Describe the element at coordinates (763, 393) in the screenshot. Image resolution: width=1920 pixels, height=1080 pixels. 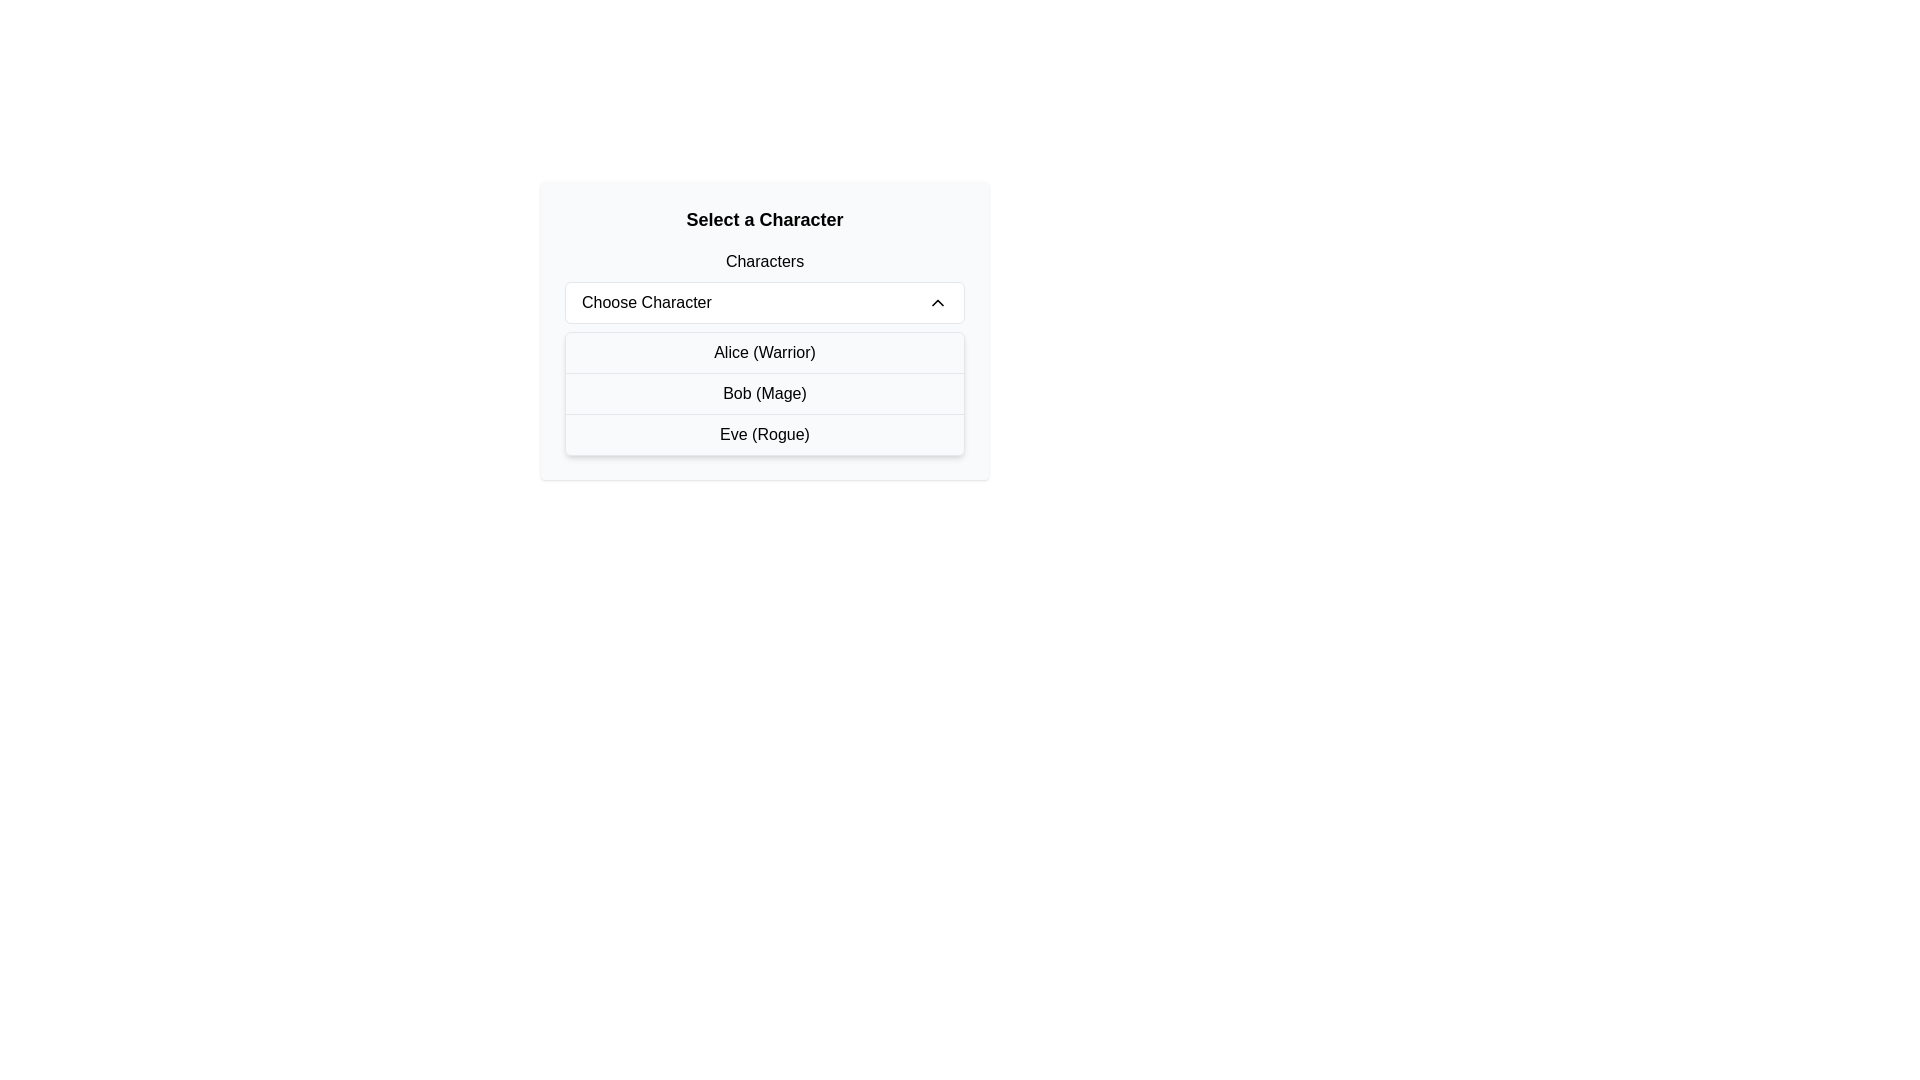
I see `text displayed for the character option 'Bob (Mage)' in the character selection menu, which is the second option in the list under the 'Select a Character' header` at that location.